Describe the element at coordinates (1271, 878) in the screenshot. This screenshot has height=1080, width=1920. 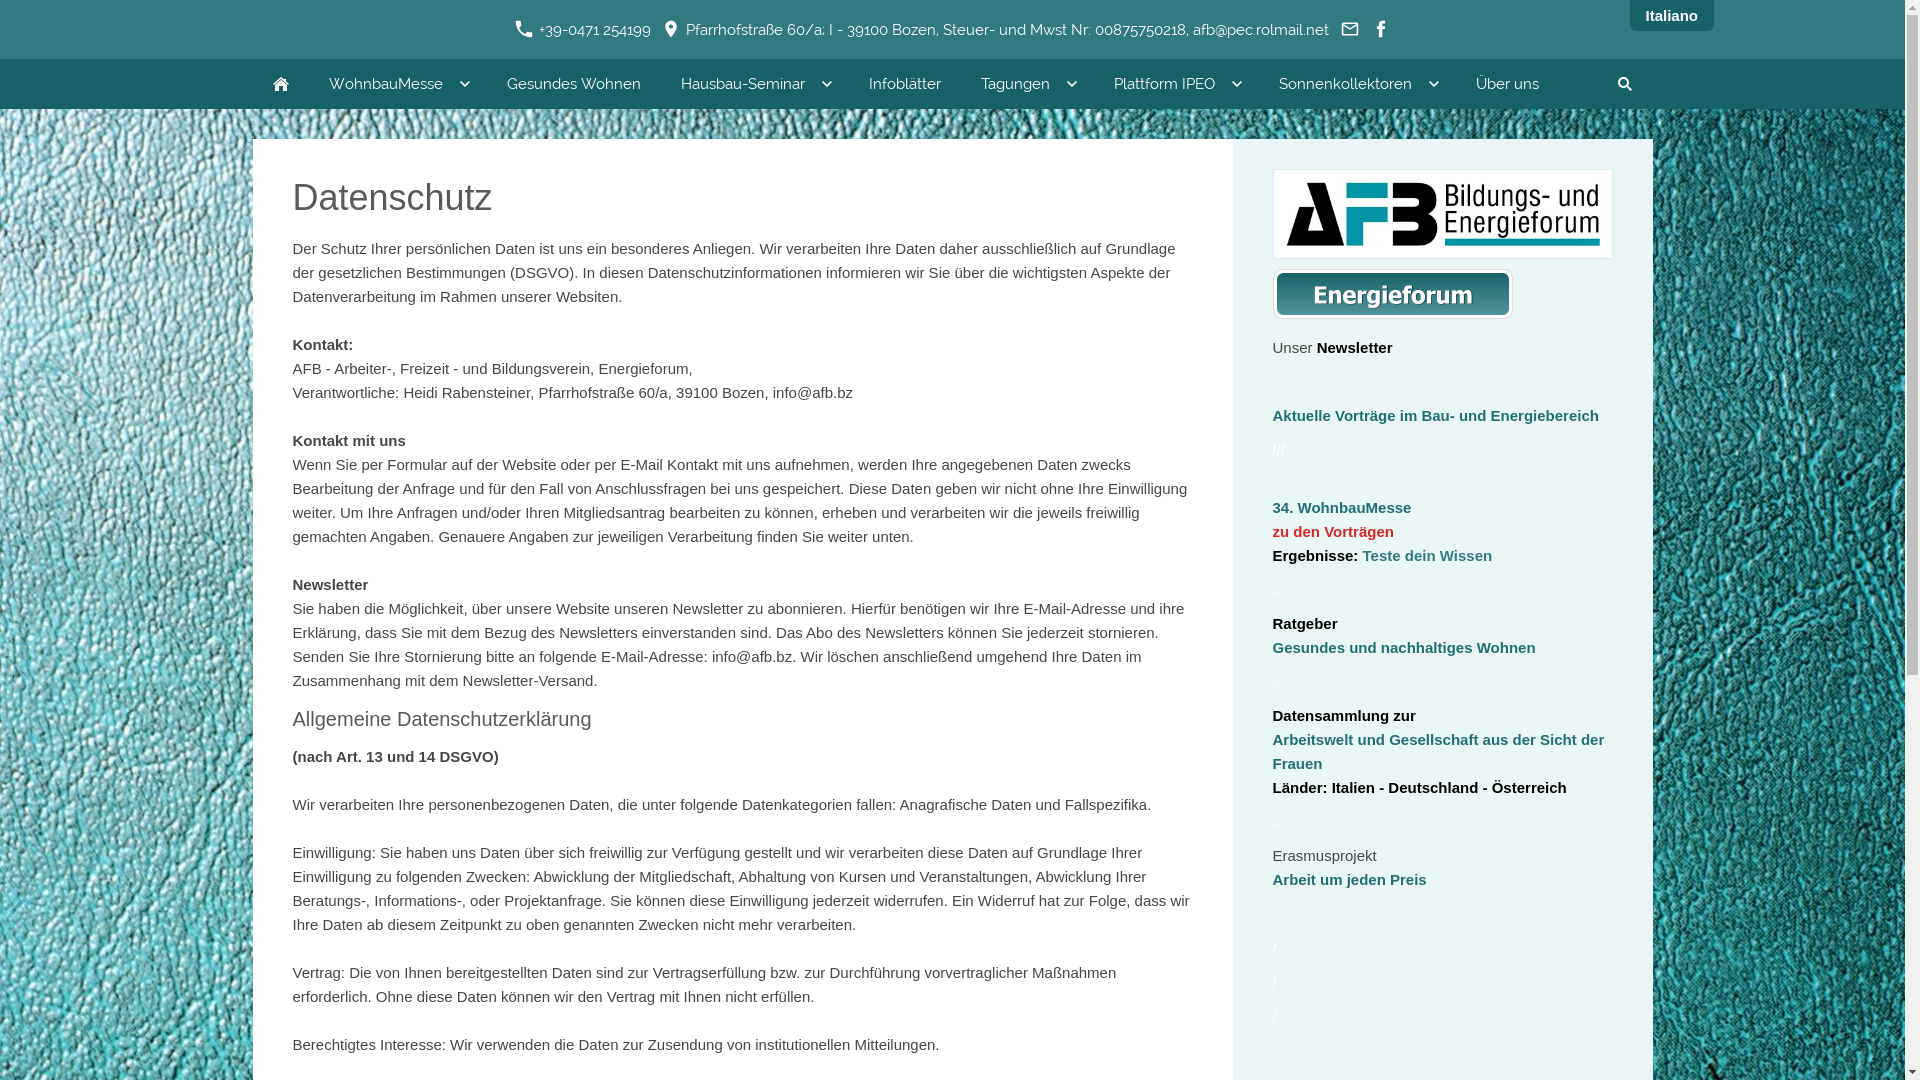
I see `'Arbeit um jeden Preis'` at that location.